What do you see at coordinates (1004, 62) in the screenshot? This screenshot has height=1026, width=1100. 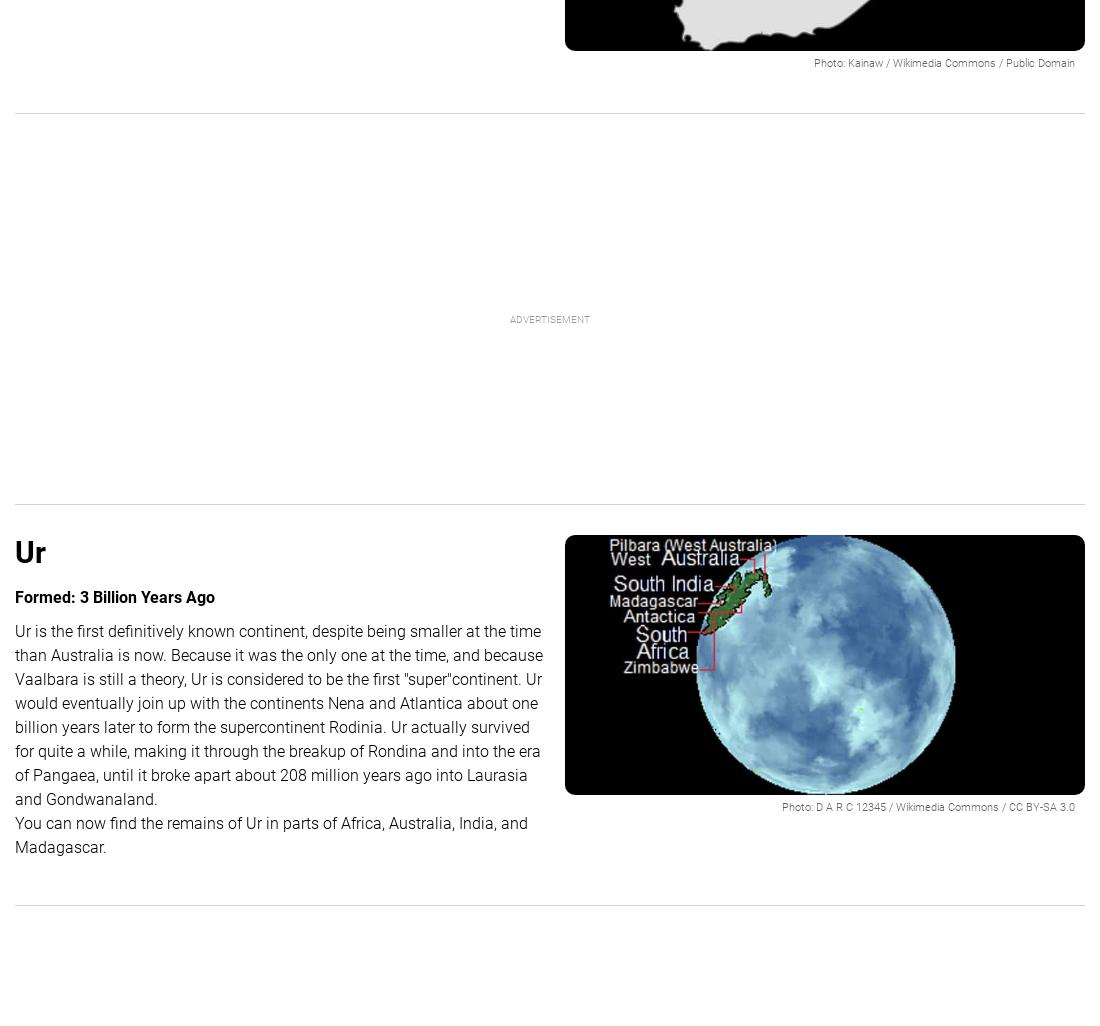 I see `'Public Domain'` at bounding box center [1004, 62].